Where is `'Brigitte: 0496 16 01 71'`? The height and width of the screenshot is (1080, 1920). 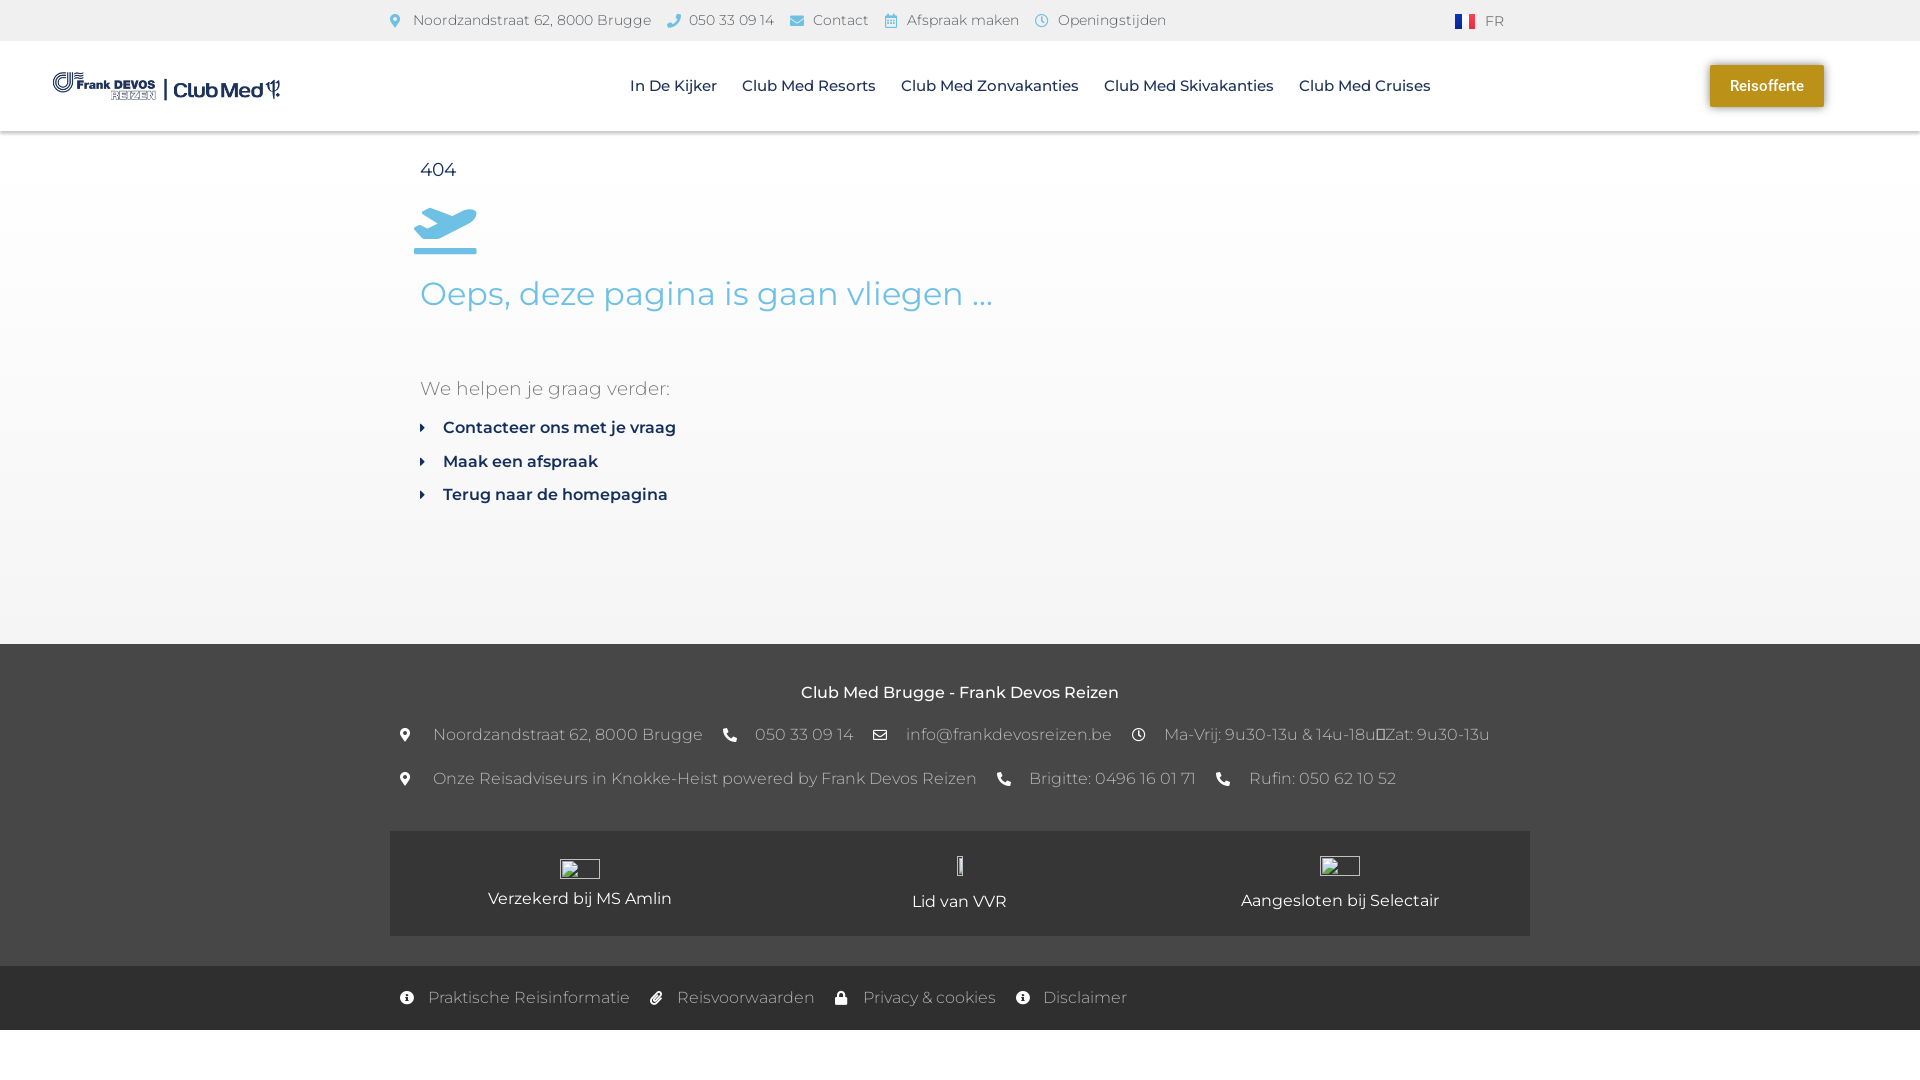
'Brigitte: 0496 16 01 71' is located at coordinates (1094, 778).